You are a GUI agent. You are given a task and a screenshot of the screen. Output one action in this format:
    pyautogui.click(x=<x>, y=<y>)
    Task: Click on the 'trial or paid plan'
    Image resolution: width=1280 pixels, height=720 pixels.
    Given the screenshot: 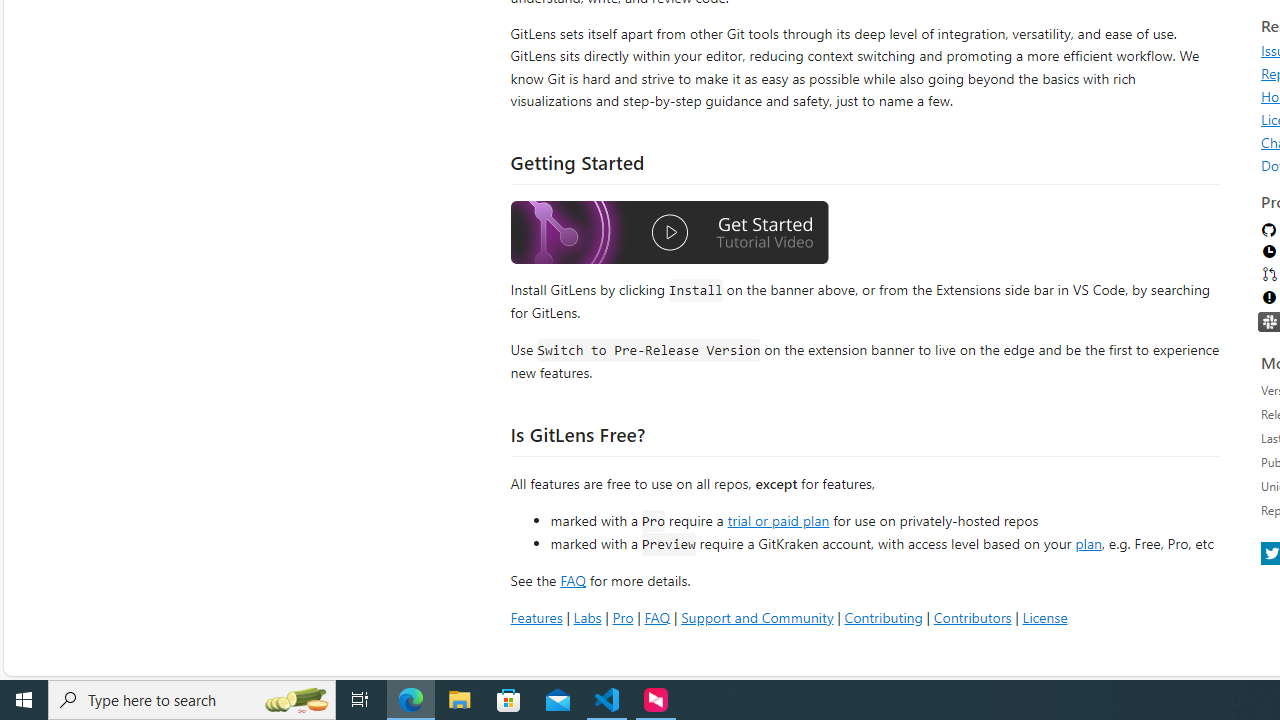 What is the action you would take?
    pyautogui.click(x=777, y=518)
    